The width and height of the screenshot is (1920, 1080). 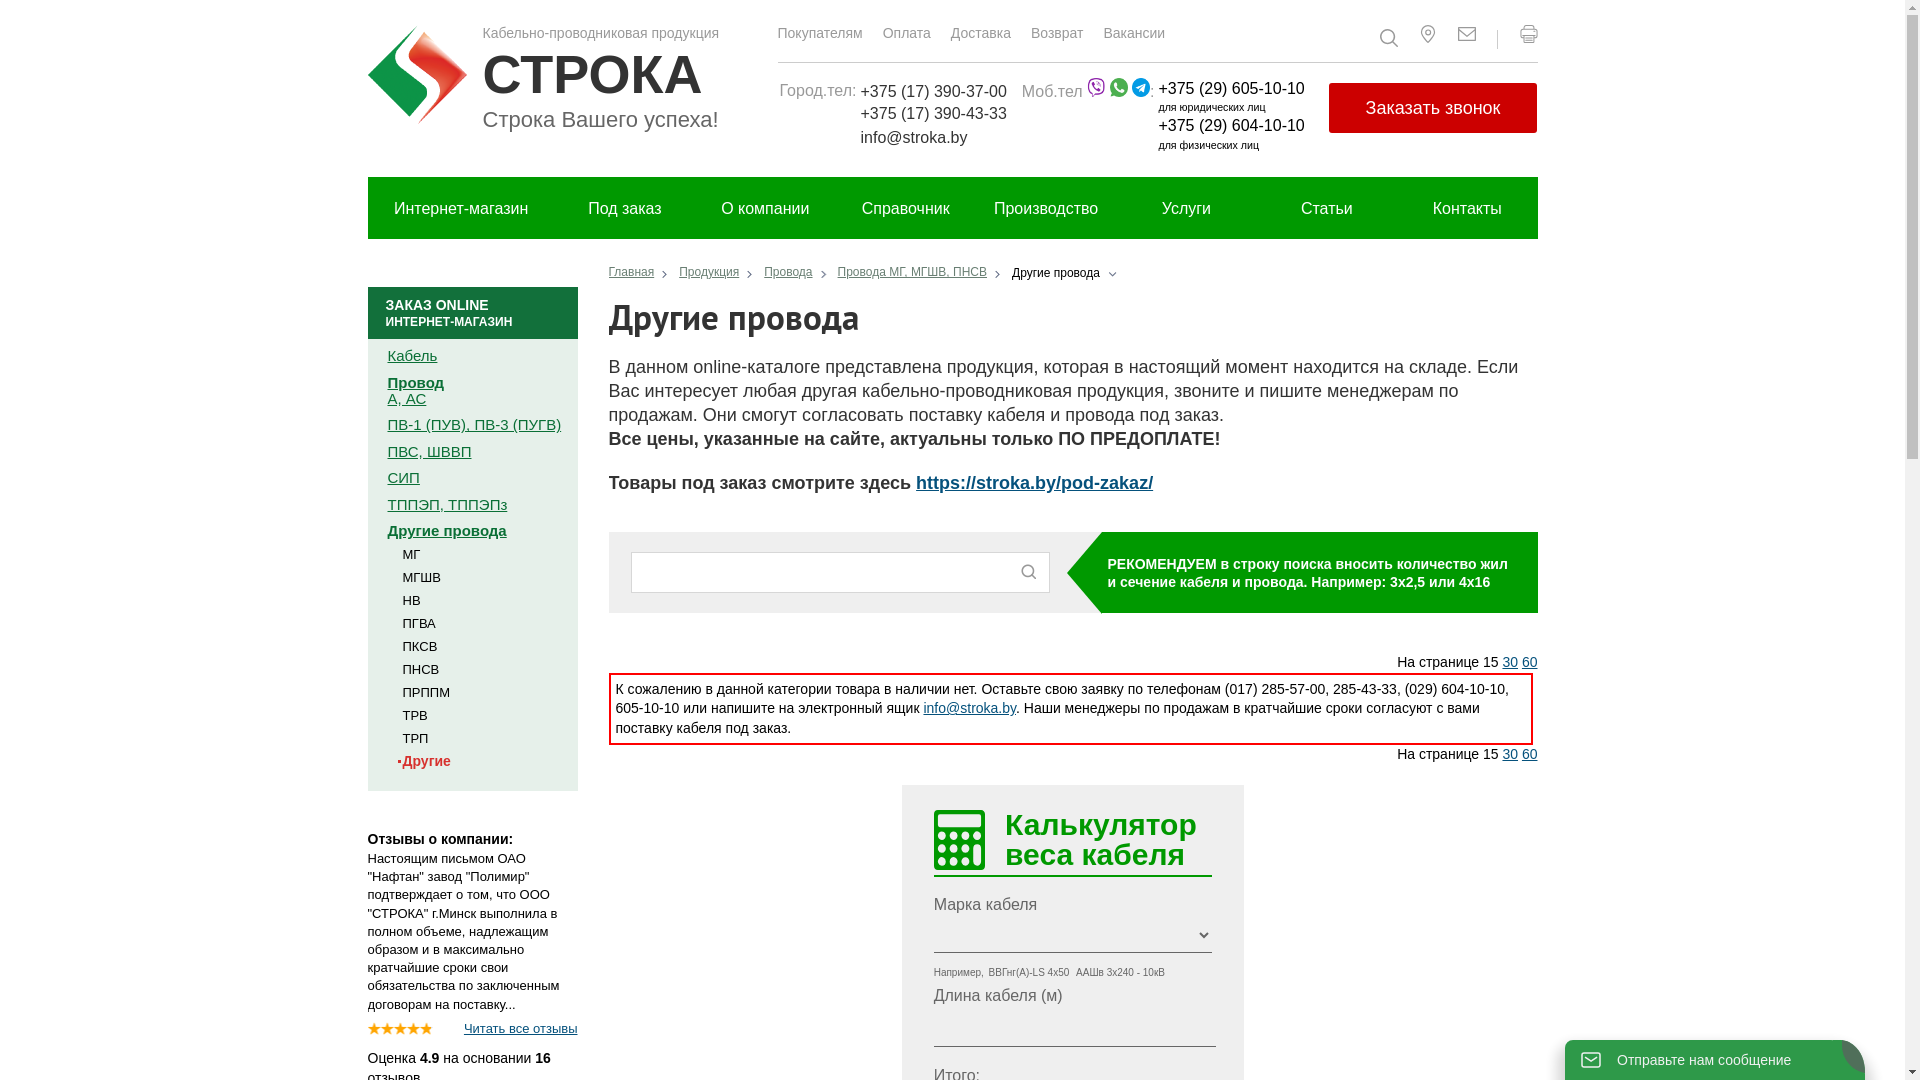 What do you see at coordinates (969, 707) in the screenshot?
I see `'info@stroka.by'` at bounding box center [969, 707].